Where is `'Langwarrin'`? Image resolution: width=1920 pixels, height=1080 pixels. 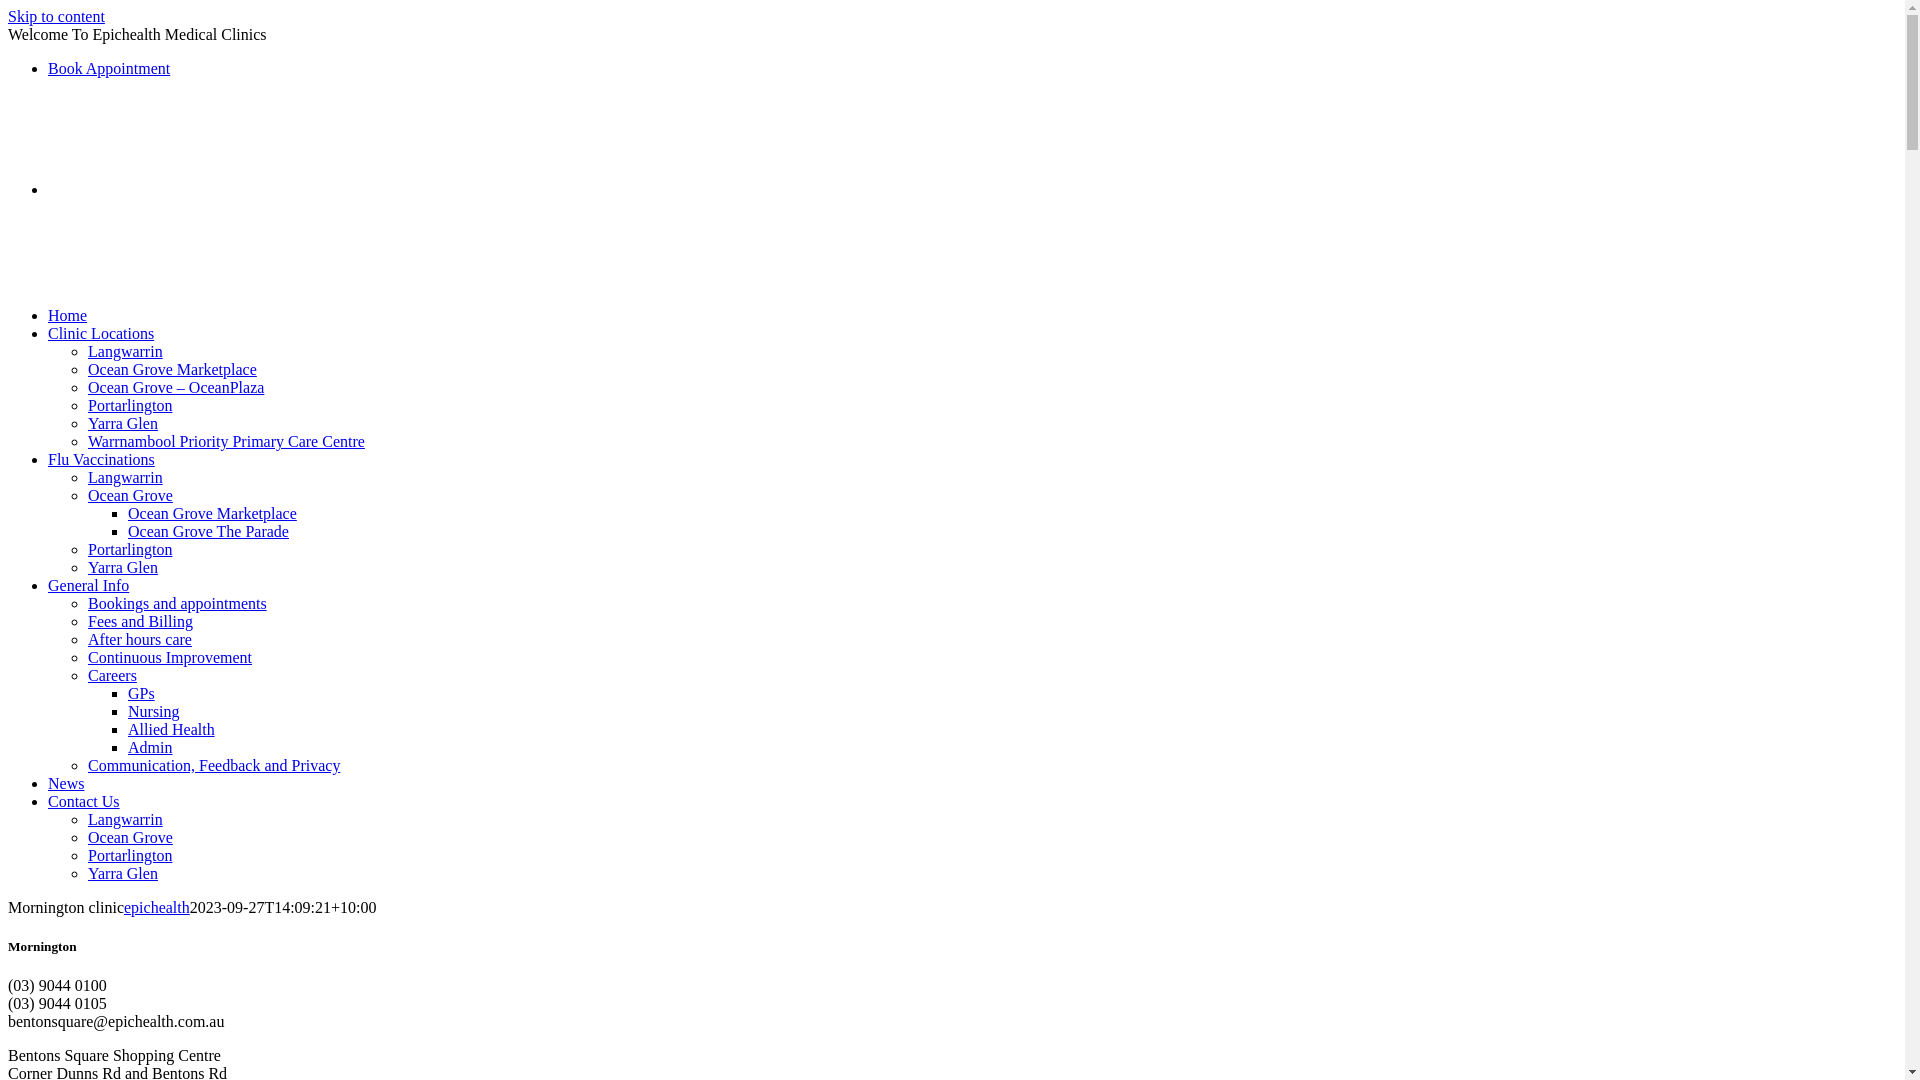 'Langwarrin' is located at coordinates (124, 350).